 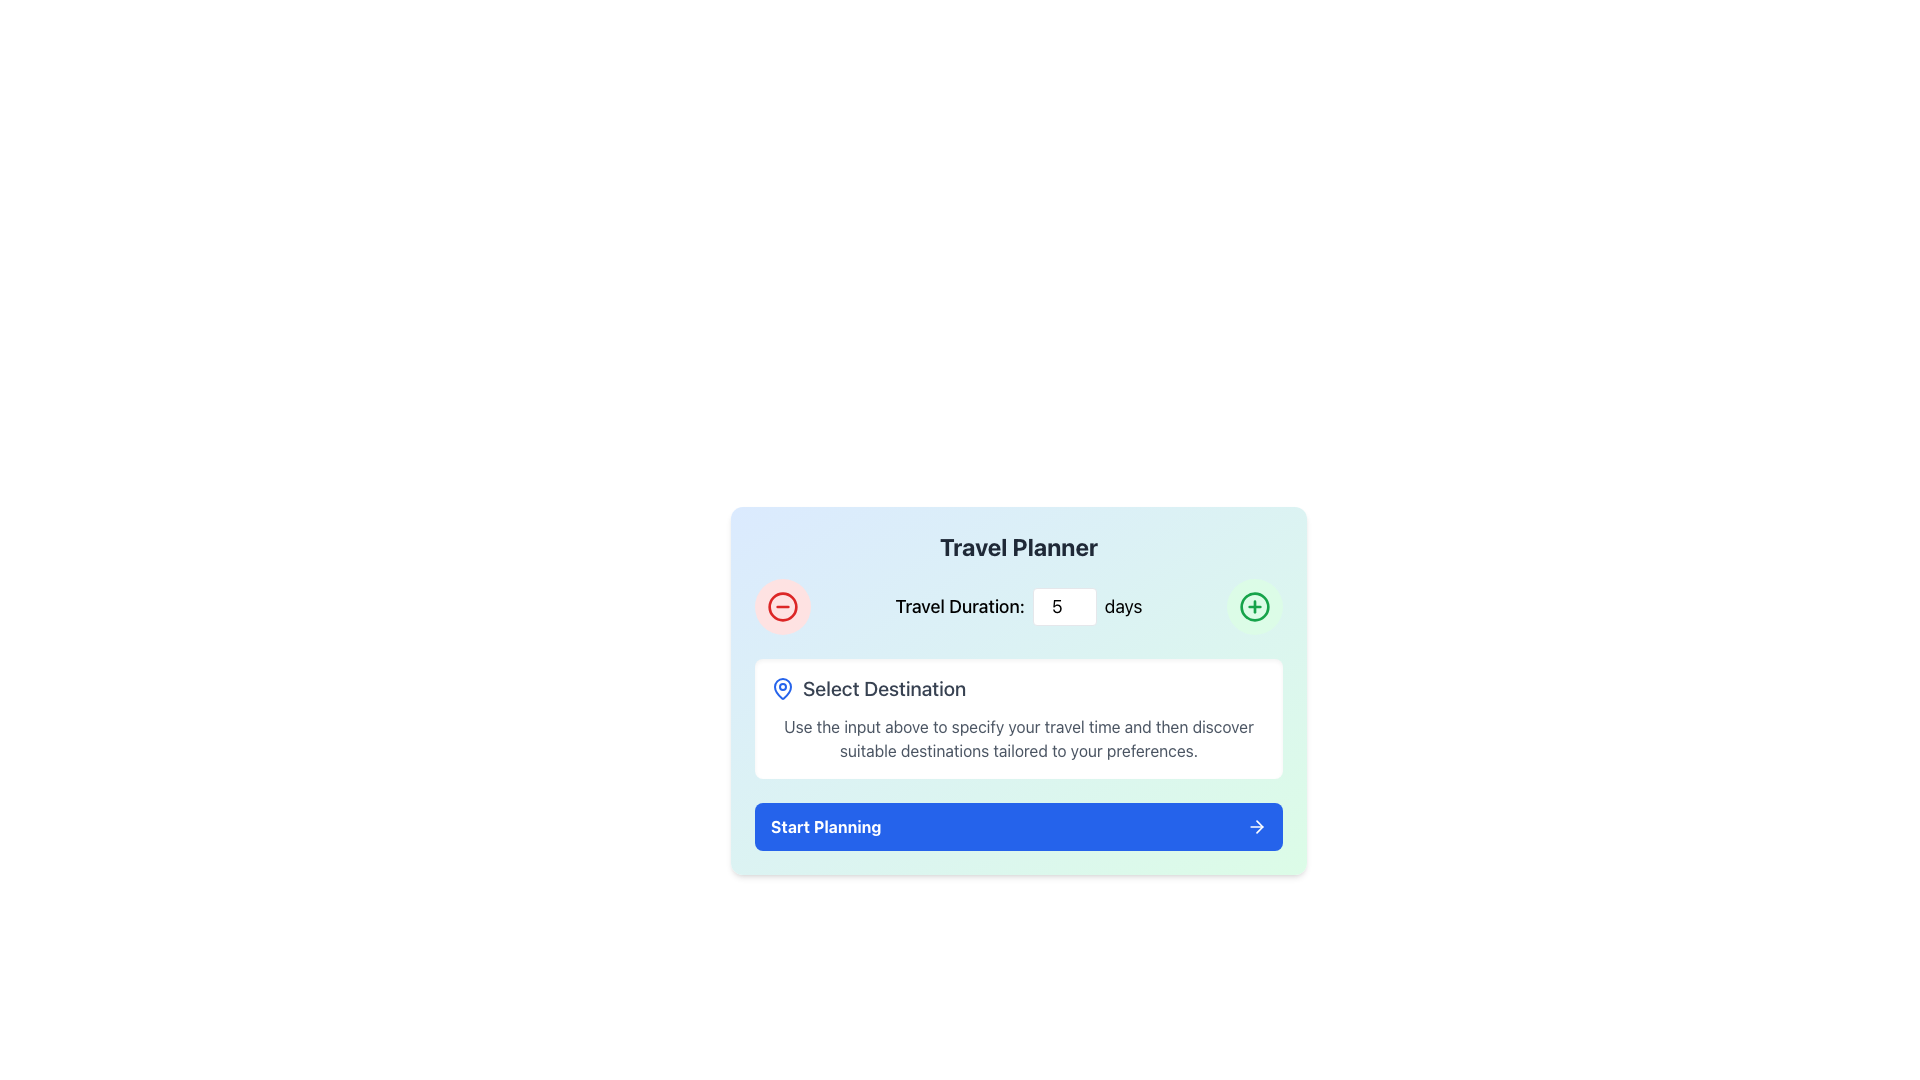 I want to click on the button at the bottom of the 'Travel Planner' module, so click(x=1018, y=826).